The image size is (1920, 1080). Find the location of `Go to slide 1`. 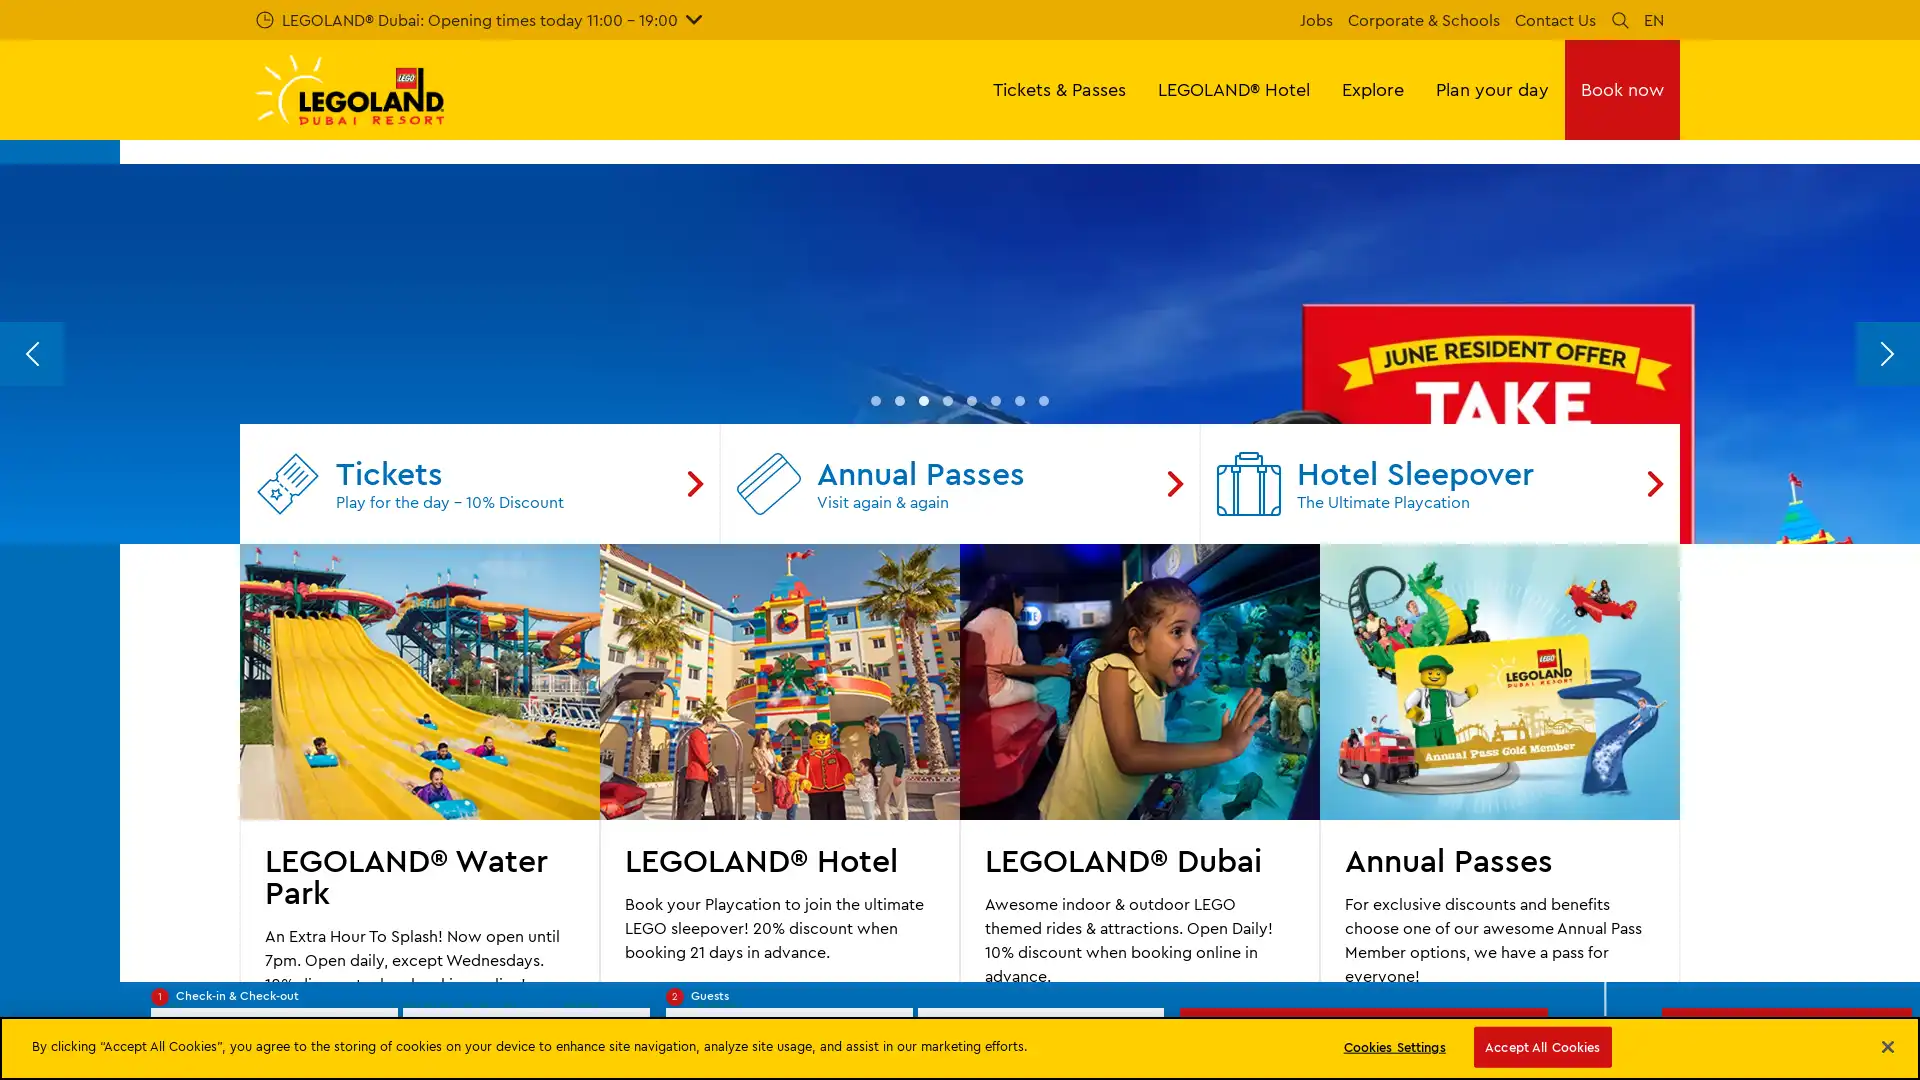

Go to slide 1 is located at coordinates (876, 797).